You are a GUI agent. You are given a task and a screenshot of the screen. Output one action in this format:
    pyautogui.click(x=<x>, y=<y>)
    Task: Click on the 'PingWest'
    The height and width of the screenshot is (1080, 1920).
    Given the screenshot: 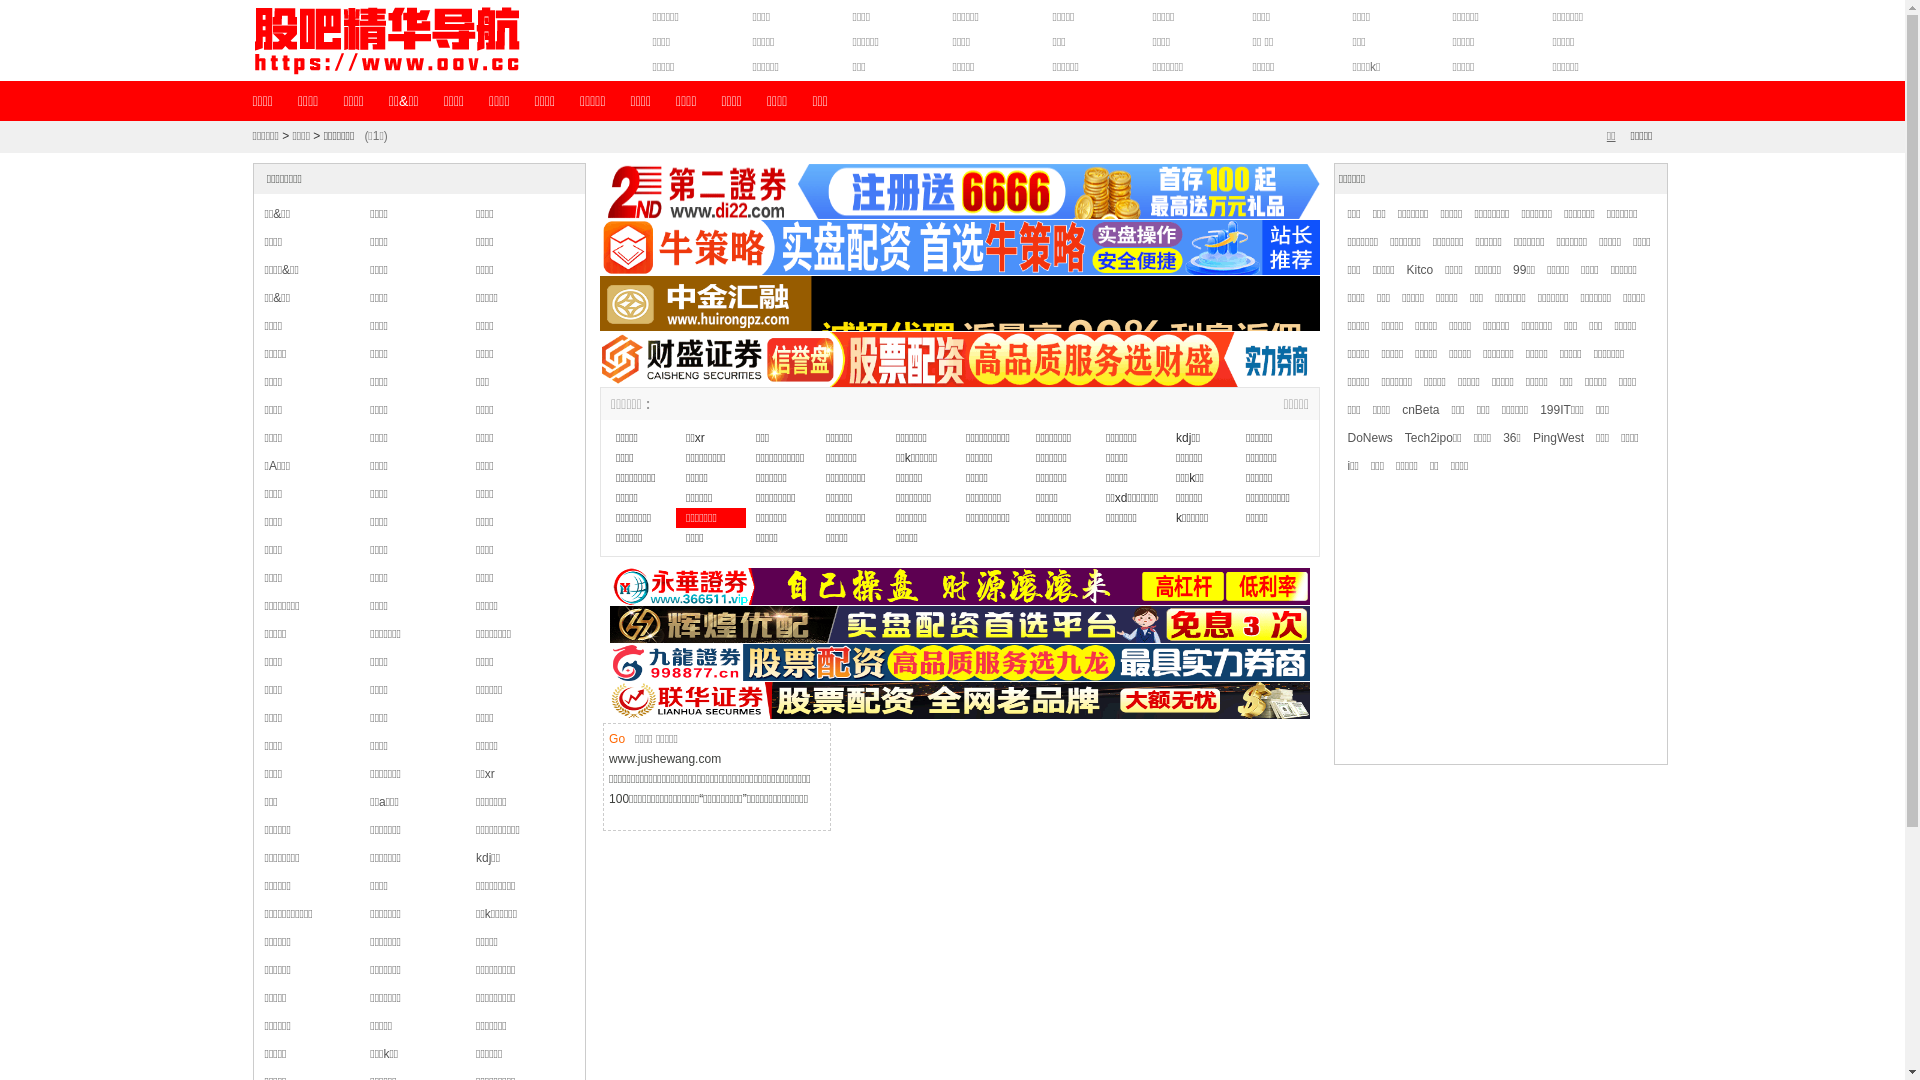 What is the action you would take?
    pyautogui.click(x=1529, y=437)
    